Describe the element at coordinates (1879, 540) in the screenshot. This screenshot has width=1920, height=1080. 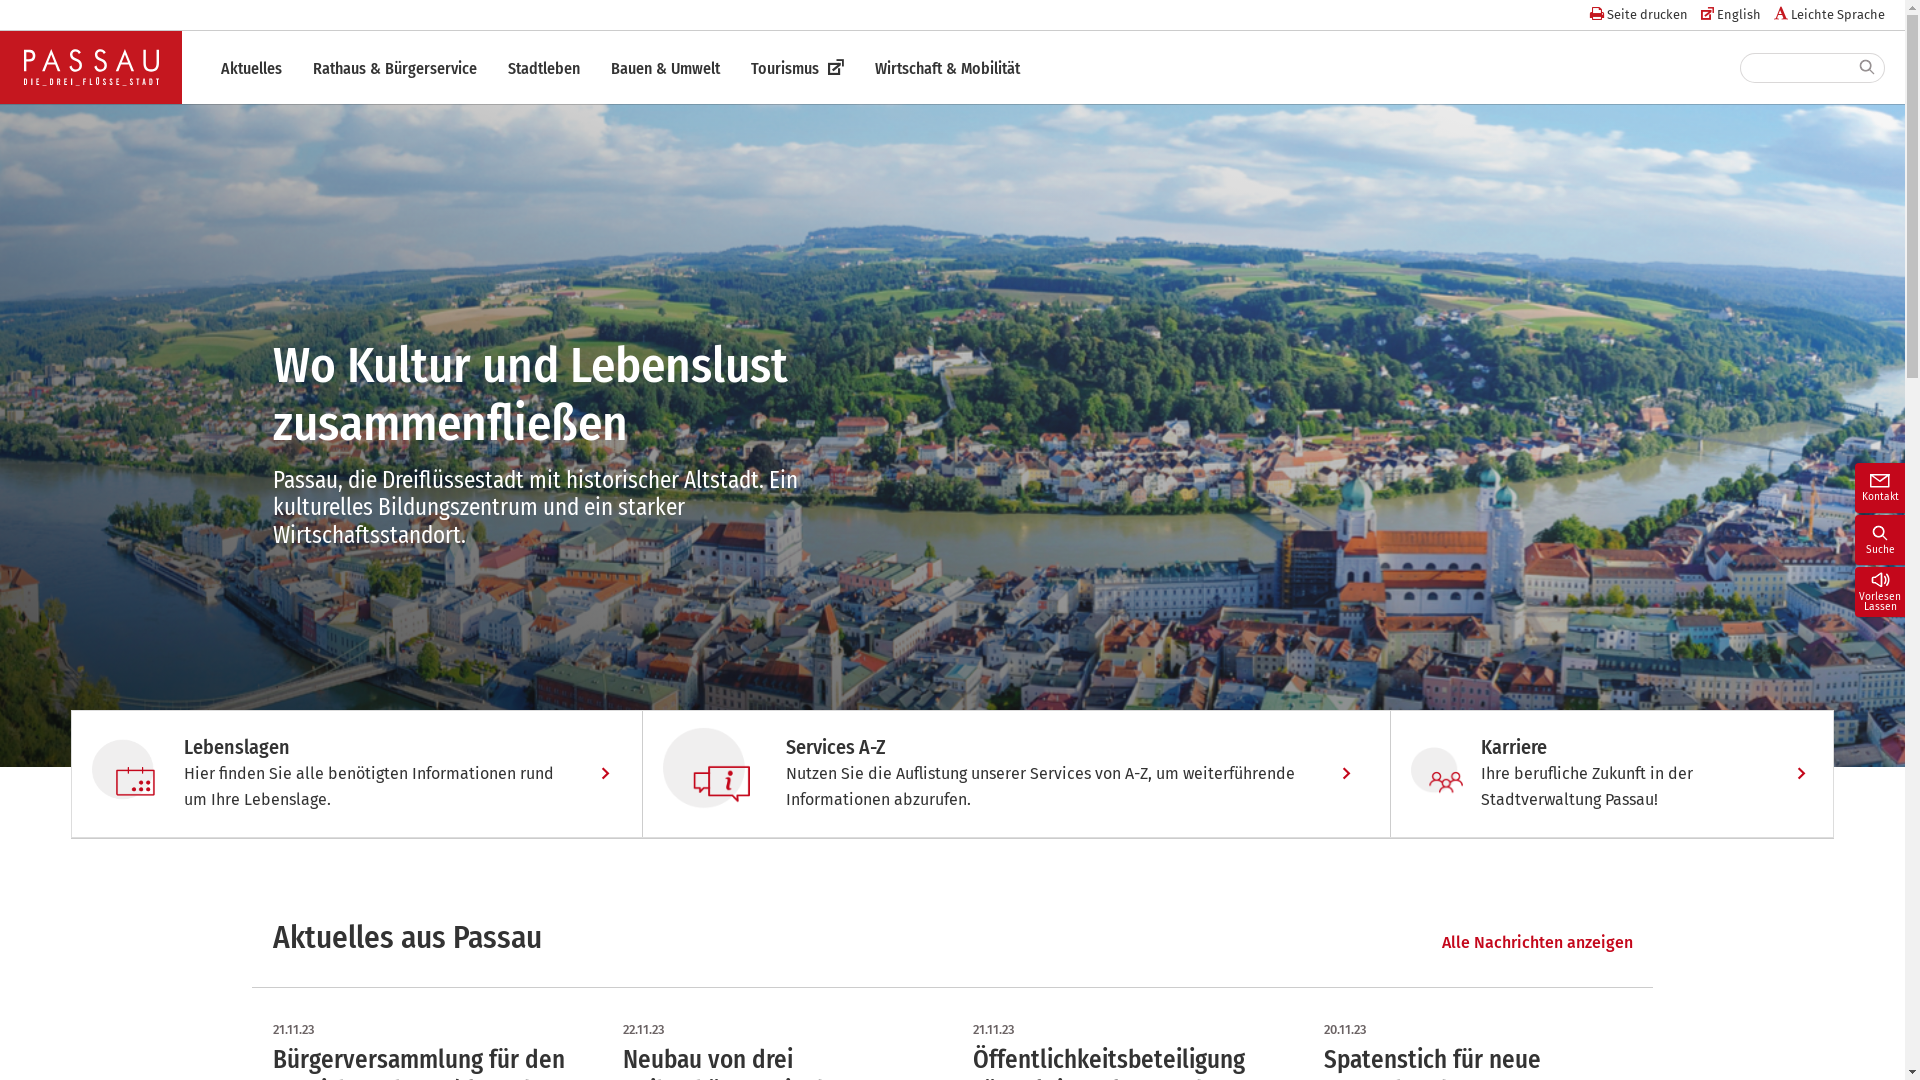
I see `'Suche'` at that location.